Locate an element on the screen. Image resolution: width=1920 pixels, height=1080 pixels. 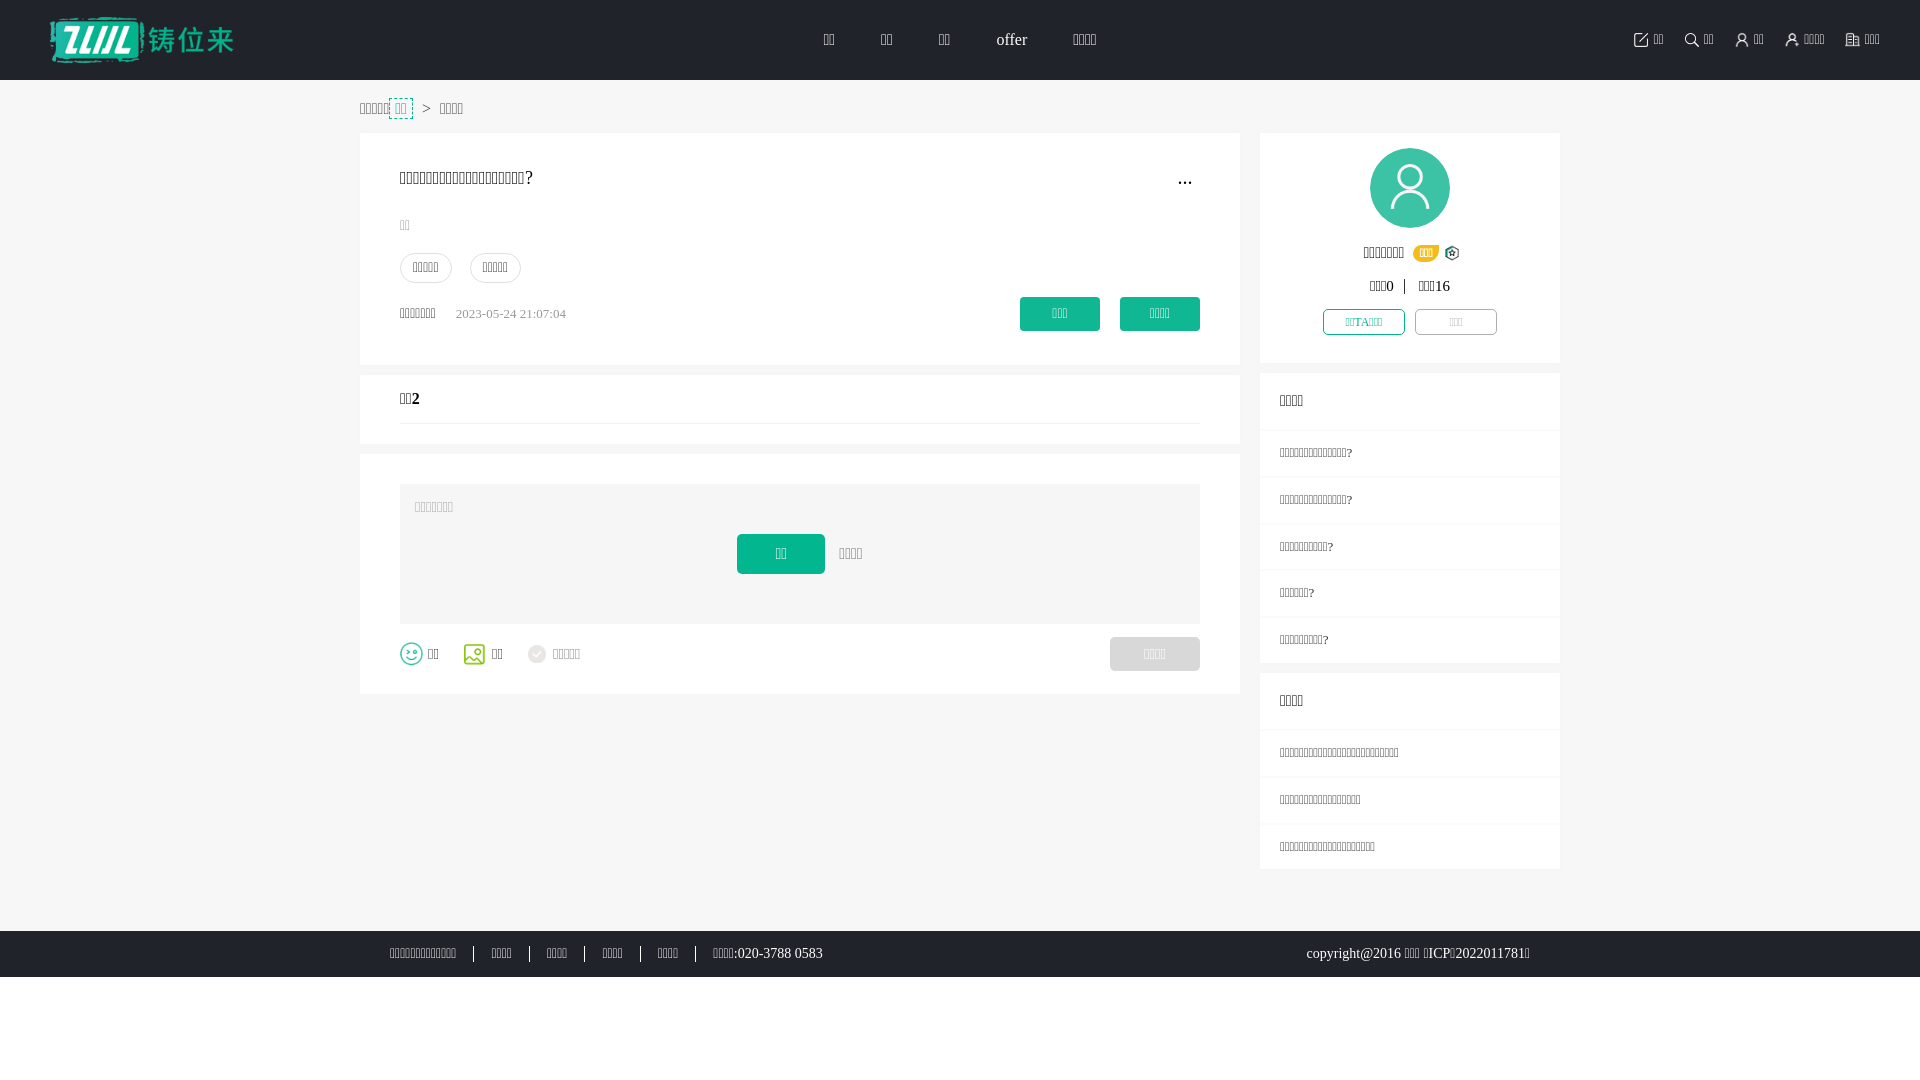
'offer' is located at coordinates (1011, 39).